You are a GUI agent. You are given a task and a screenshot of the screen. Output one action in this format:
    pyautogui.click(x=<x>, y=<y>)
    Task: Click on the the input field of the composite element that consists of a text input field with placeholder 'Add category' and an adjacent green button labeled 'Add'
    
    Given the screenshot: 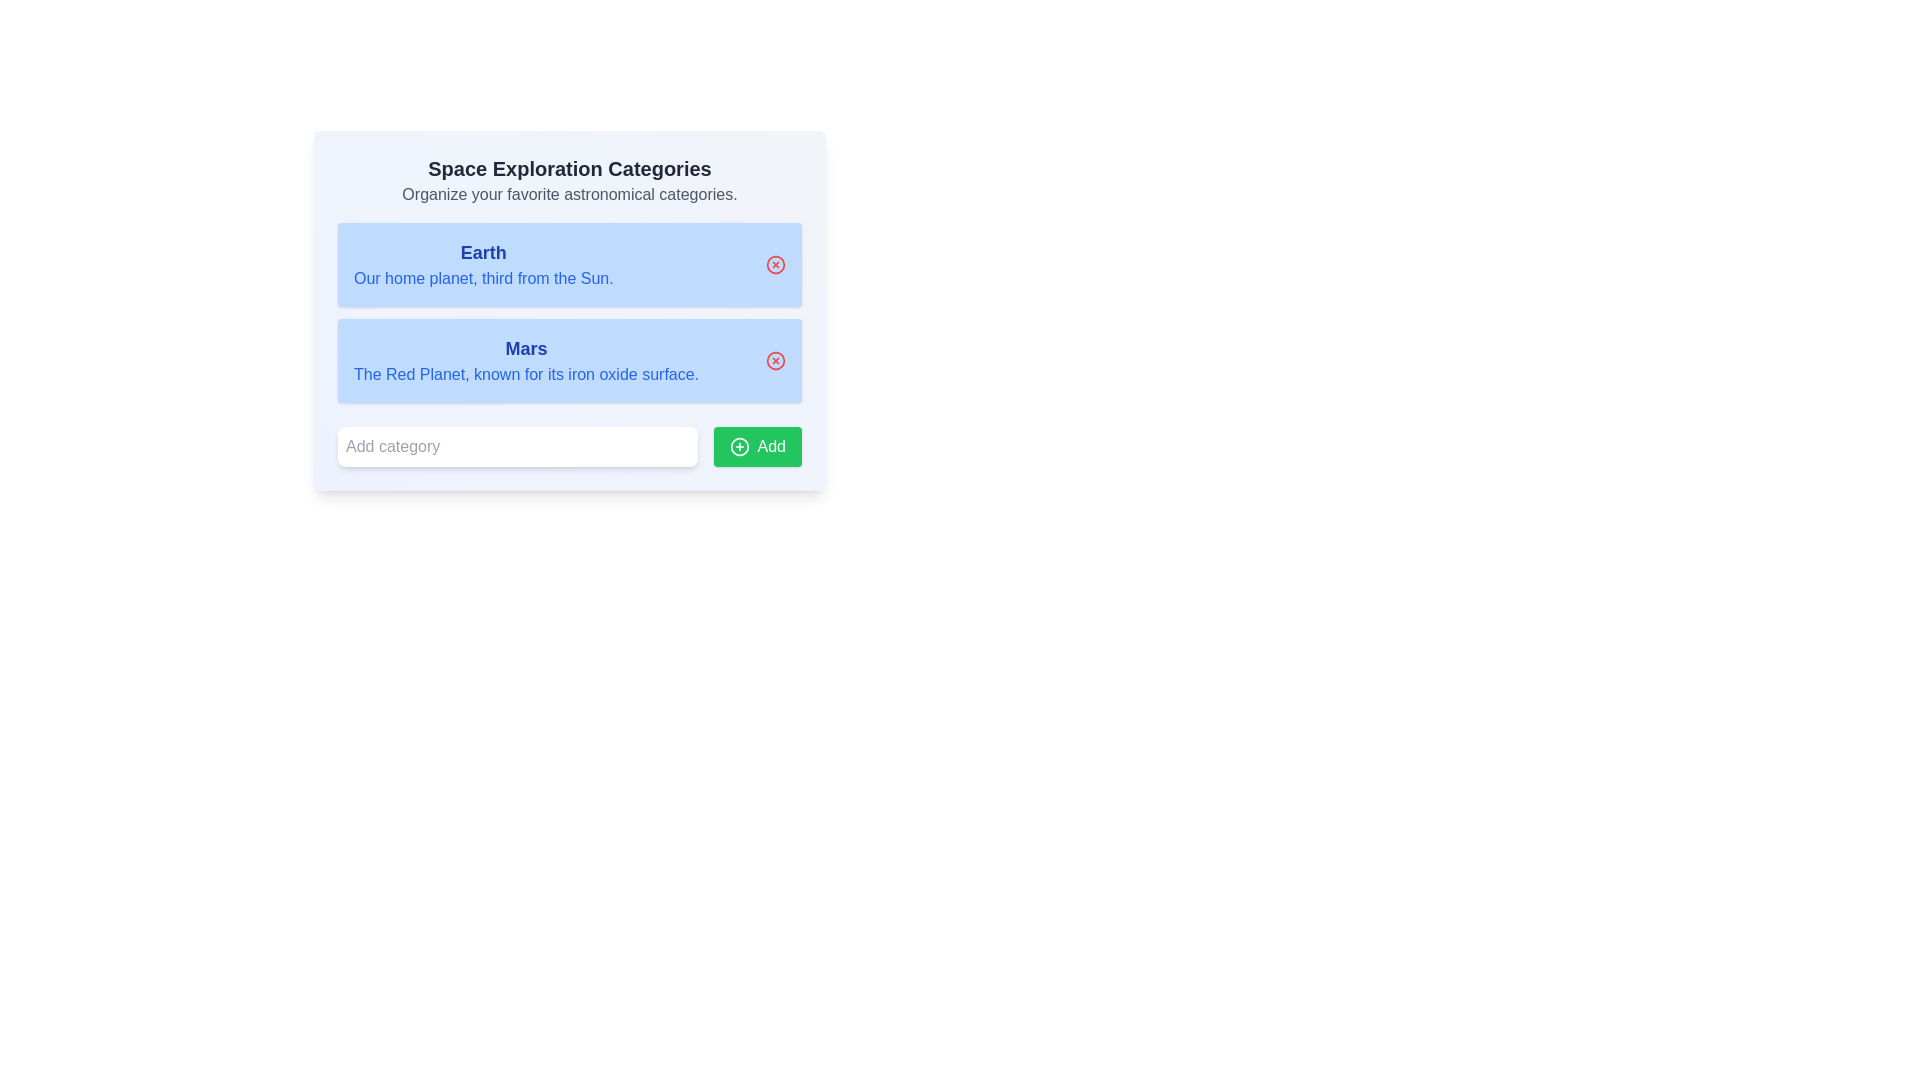 What is the action you would take?
    pyautogui.click(x=569, y=446)
    